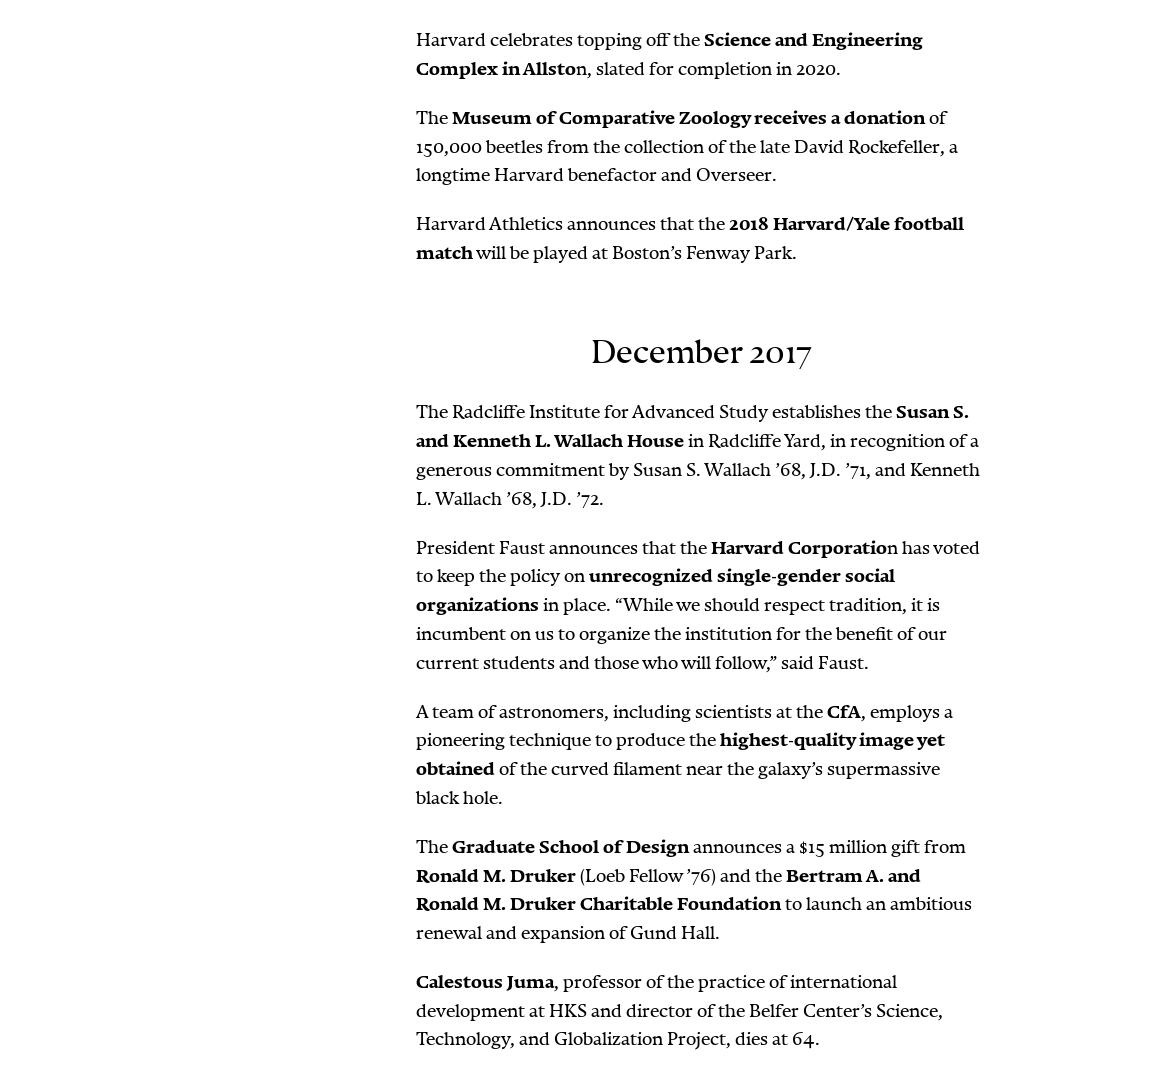  Describe the element at coordinates (572, 224) in the screenshot. I see `'Harvard Athletics announces that the'` at that location.